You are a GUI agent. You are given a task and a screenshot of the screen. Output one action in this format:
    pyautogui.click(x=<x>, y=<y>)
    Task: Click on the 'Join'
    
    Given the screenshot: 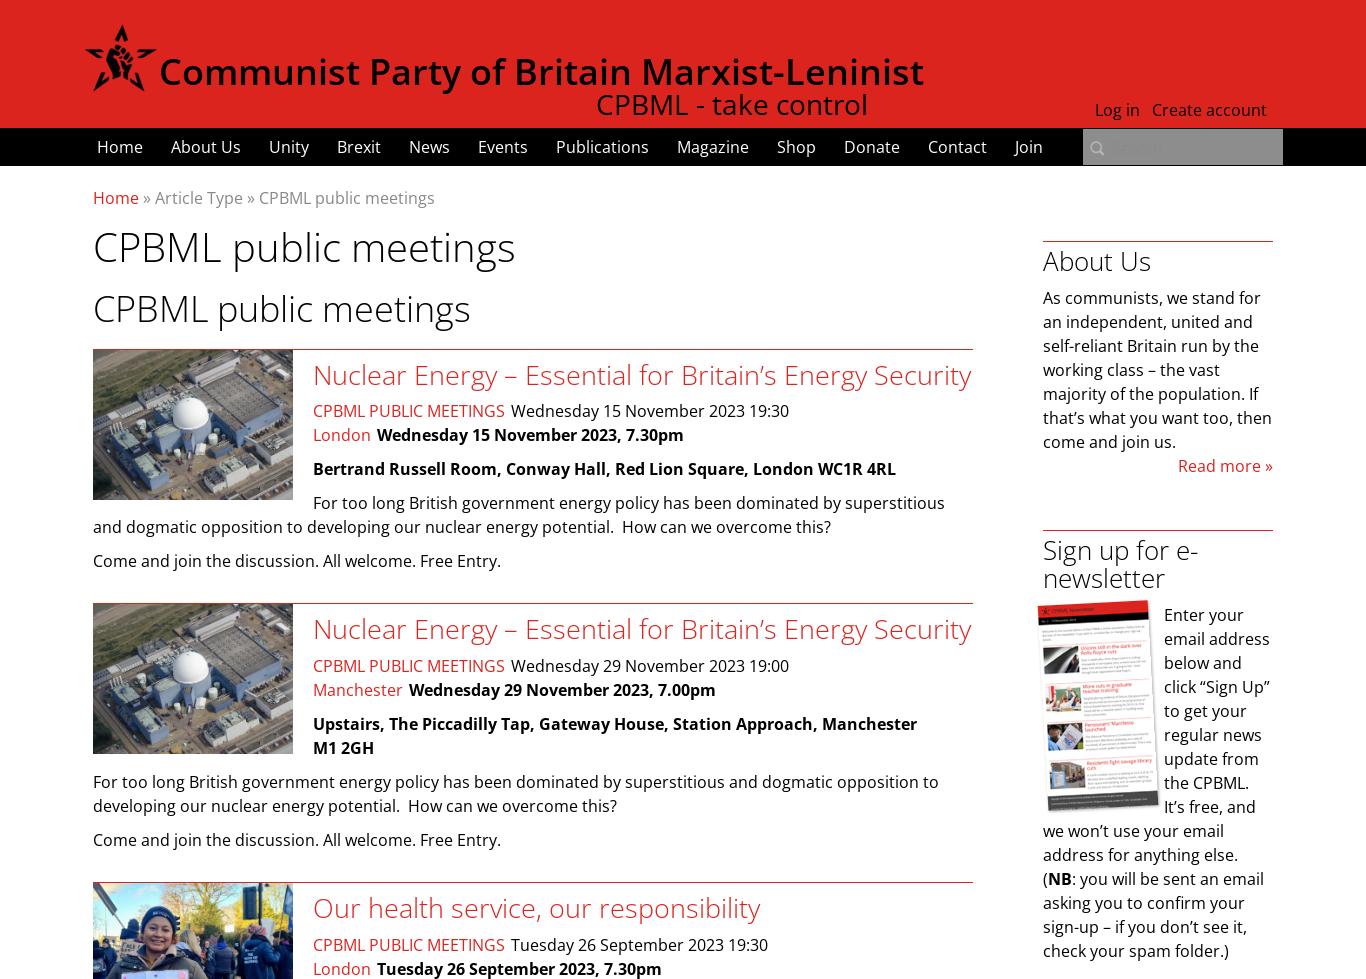 What is the action you would take?
    pyautogui.click(x=1014, y=147)
    